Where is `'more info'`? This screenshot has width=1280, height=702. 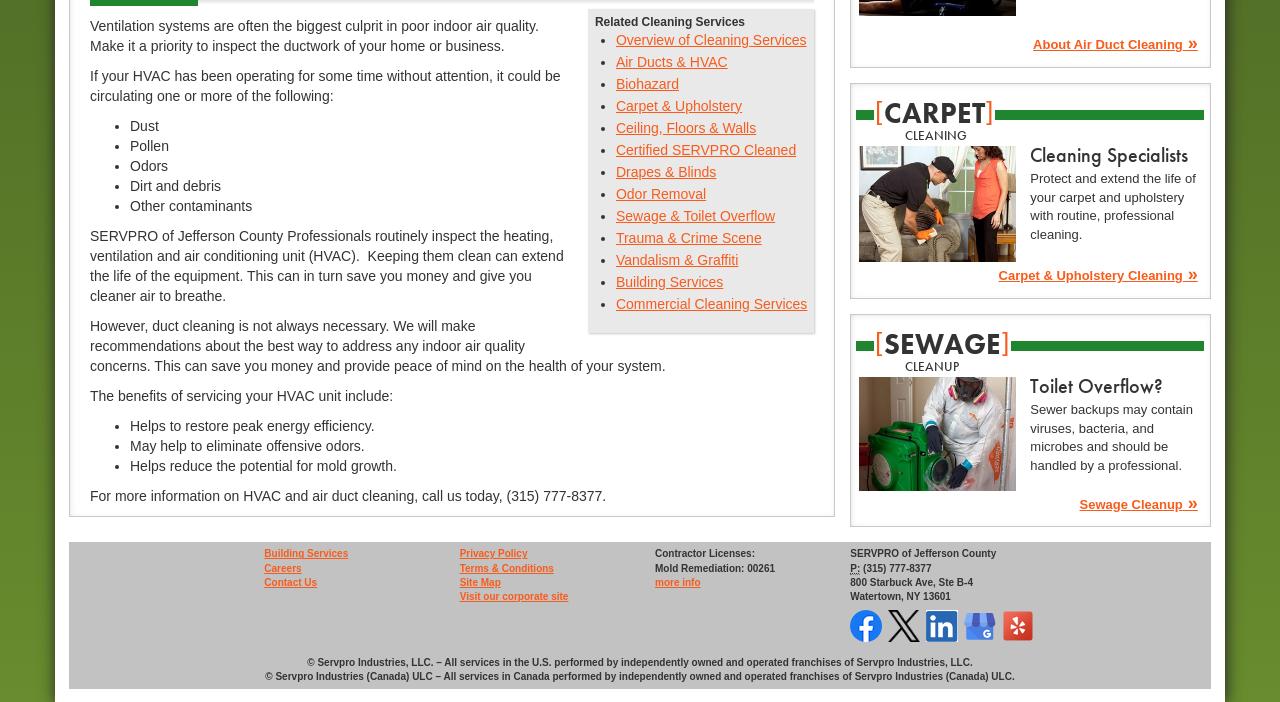
'more info' is located at coordinates (676, 582).